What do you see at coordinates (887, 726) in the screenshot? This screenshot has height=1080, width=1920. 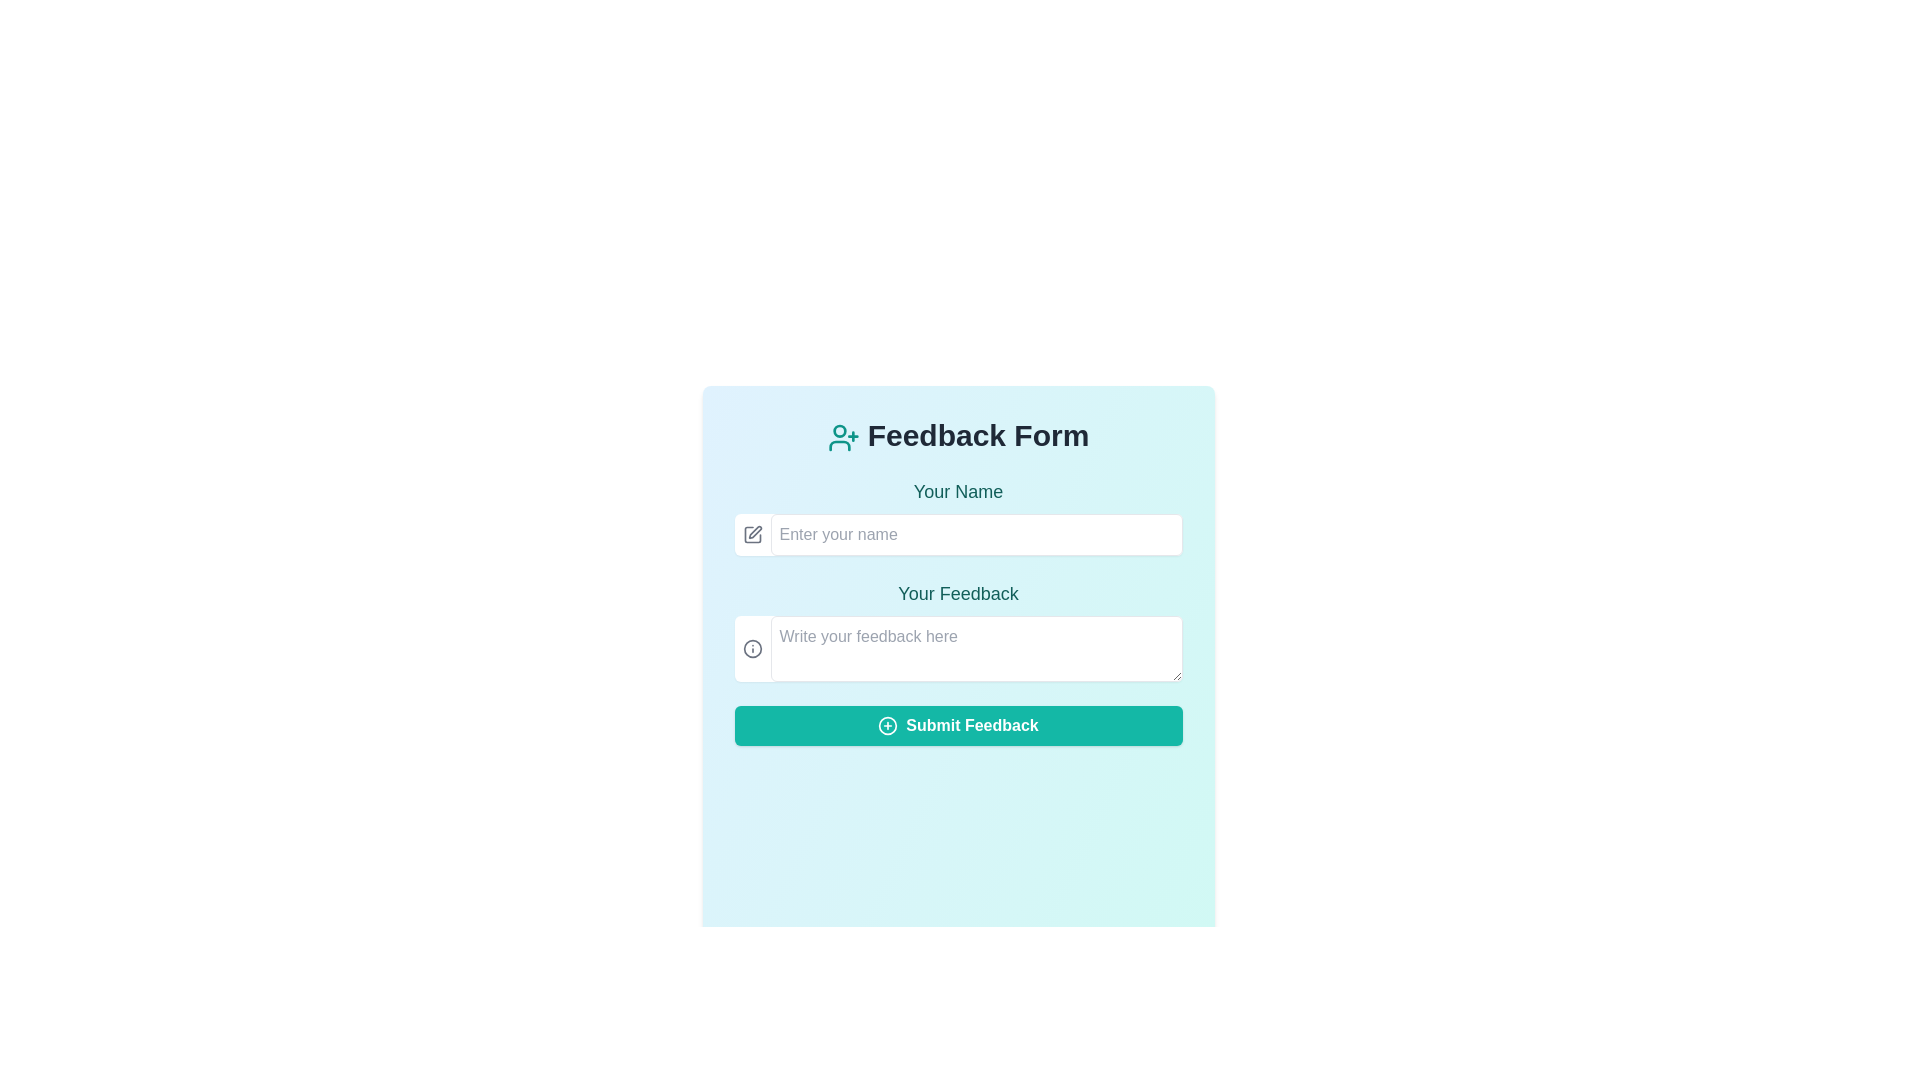 I see `the teal-colored icon with a plus symbol inside a circle, located to the left of the 'Submit Feedback' text` at bounding box center [887, 726].